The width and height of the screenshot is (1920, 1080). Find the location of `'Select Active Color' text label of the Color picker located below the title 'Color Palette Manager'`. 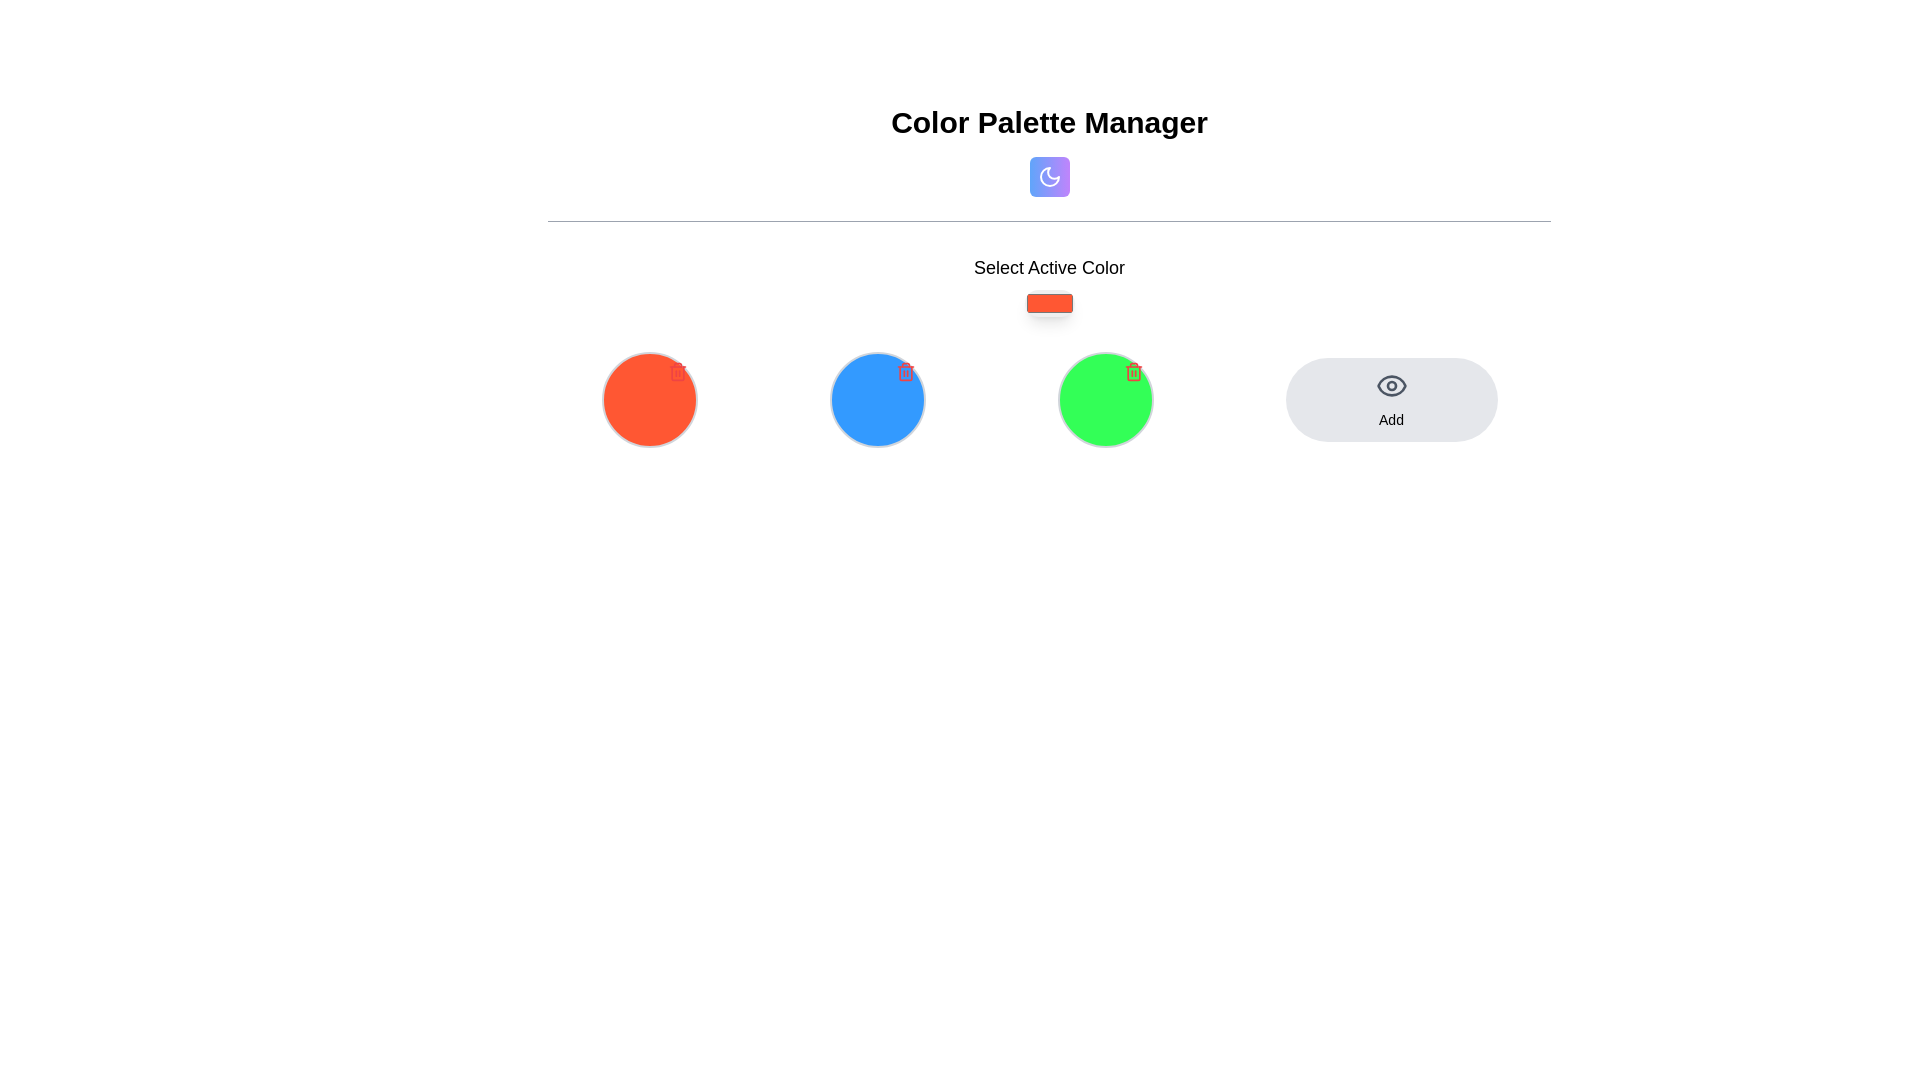

'Select Active Color' text label of the Color picker located below the title 'Color Palette Manager' is located at coordinates (1048, 286).